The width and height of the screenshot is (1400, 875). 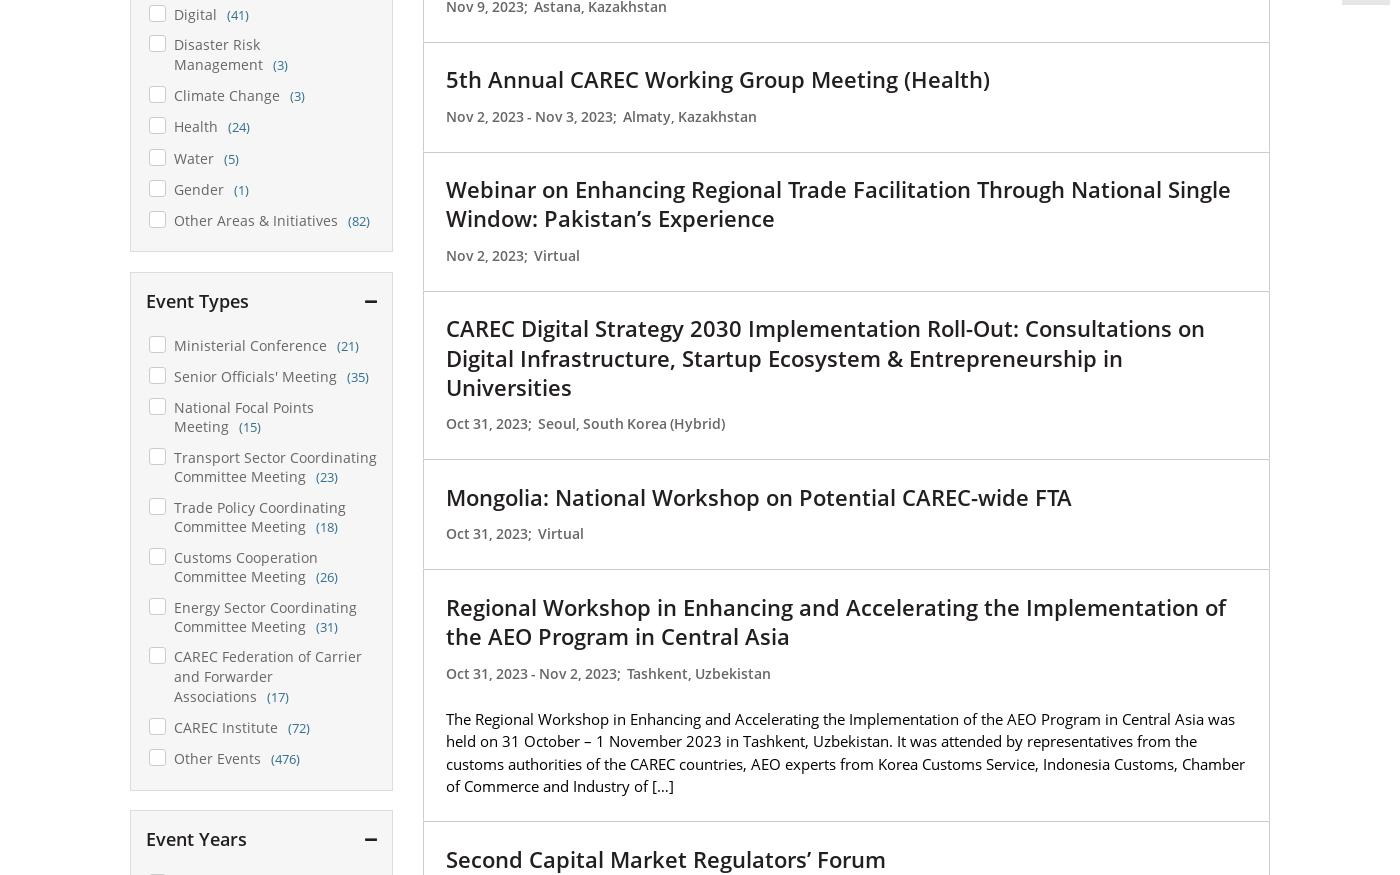 What do you see at coordinates (249, 426) in the screenshot?
I see `'(15)'` at bounding box center [249, 426].